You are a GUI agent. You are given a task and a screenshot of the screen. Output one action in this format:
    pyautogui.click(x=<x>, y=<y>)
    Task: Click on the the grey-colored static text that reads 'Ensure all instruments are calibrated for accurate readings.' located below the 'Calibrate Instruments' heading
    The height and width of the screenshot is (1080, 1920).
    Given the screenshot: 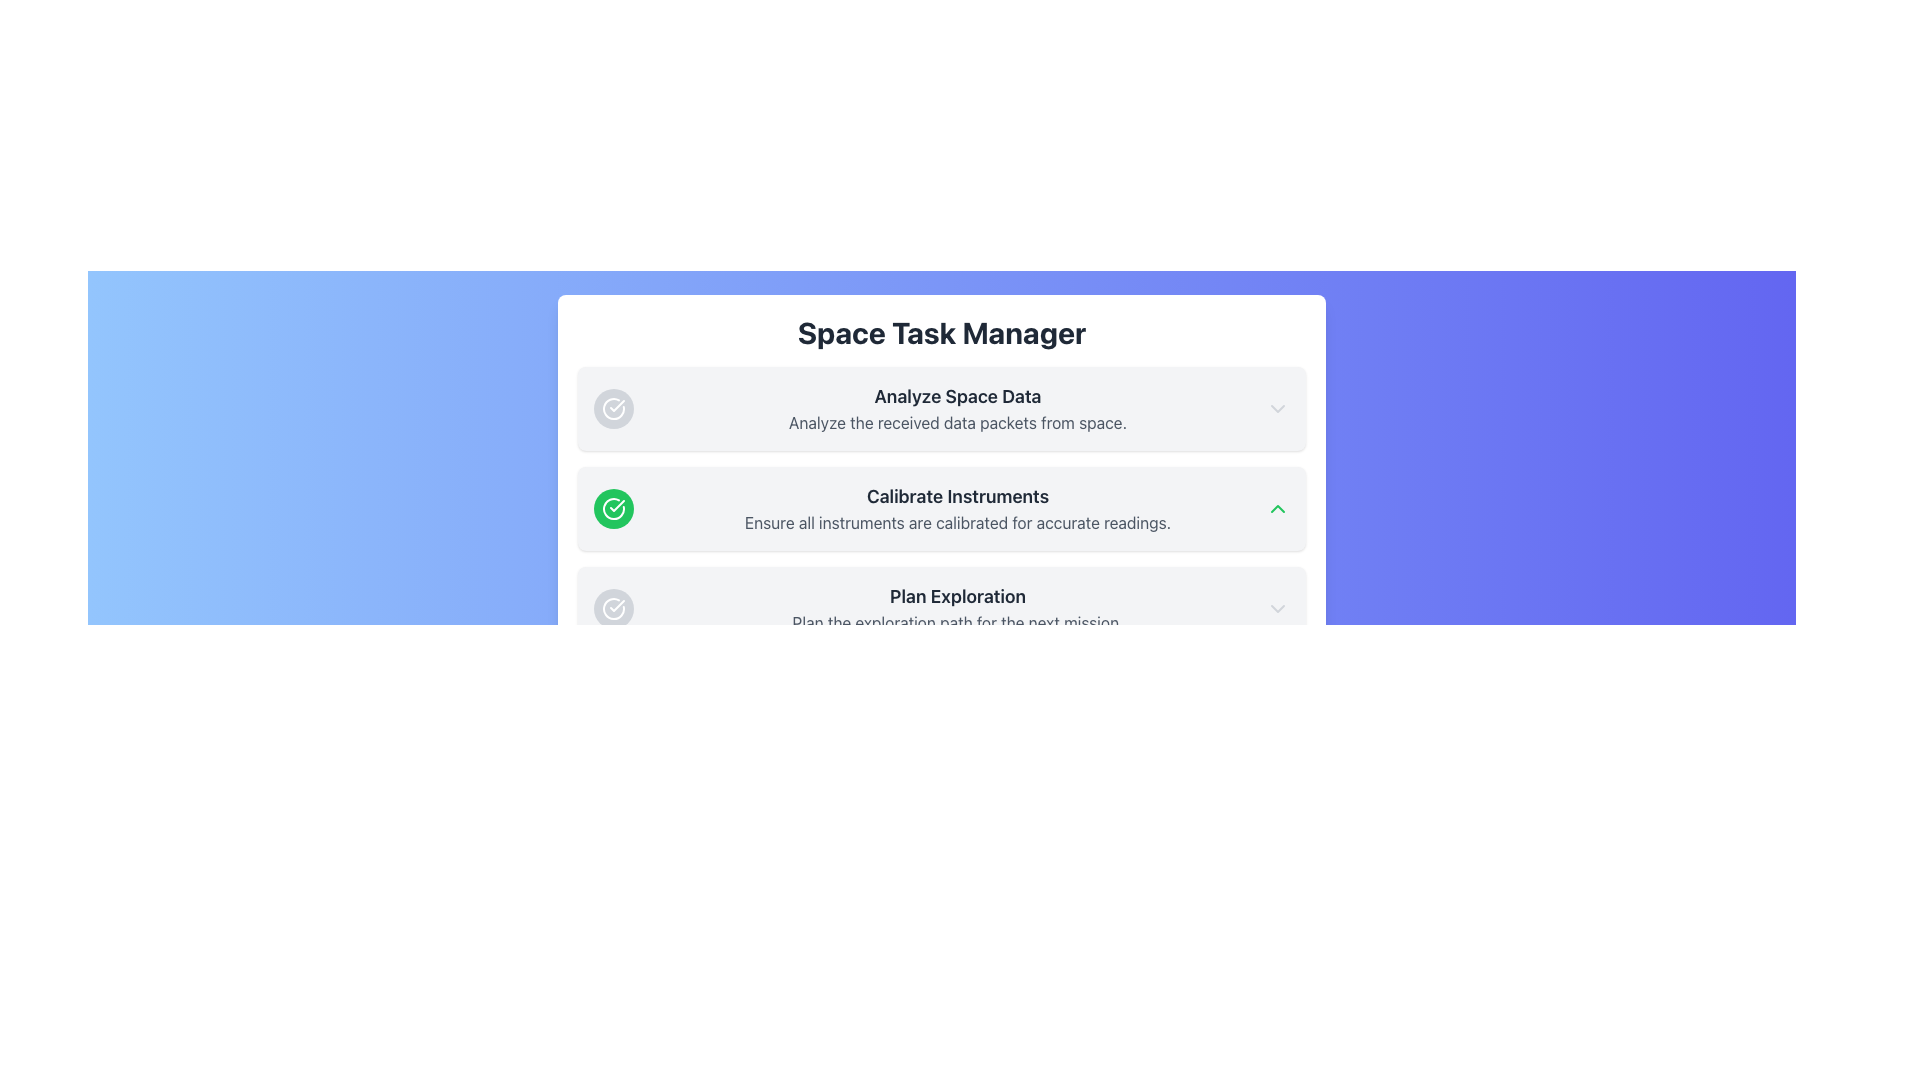 What is the action you would take?
    pyautogui.click(x=957, y=522)
    